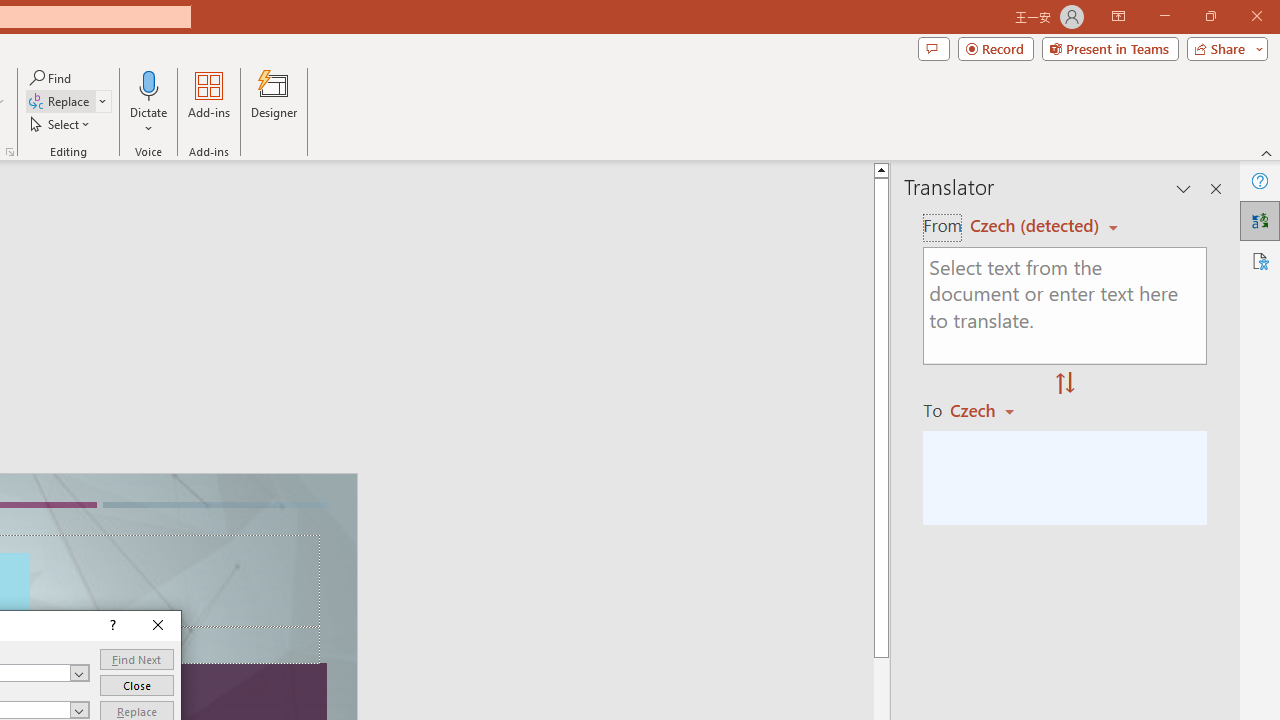 The width and height of the screenshot is (1280, 720). Describe the element at coordinates (1037, 225) in the screenshot. I see `'Czech (detected)'` at that location.